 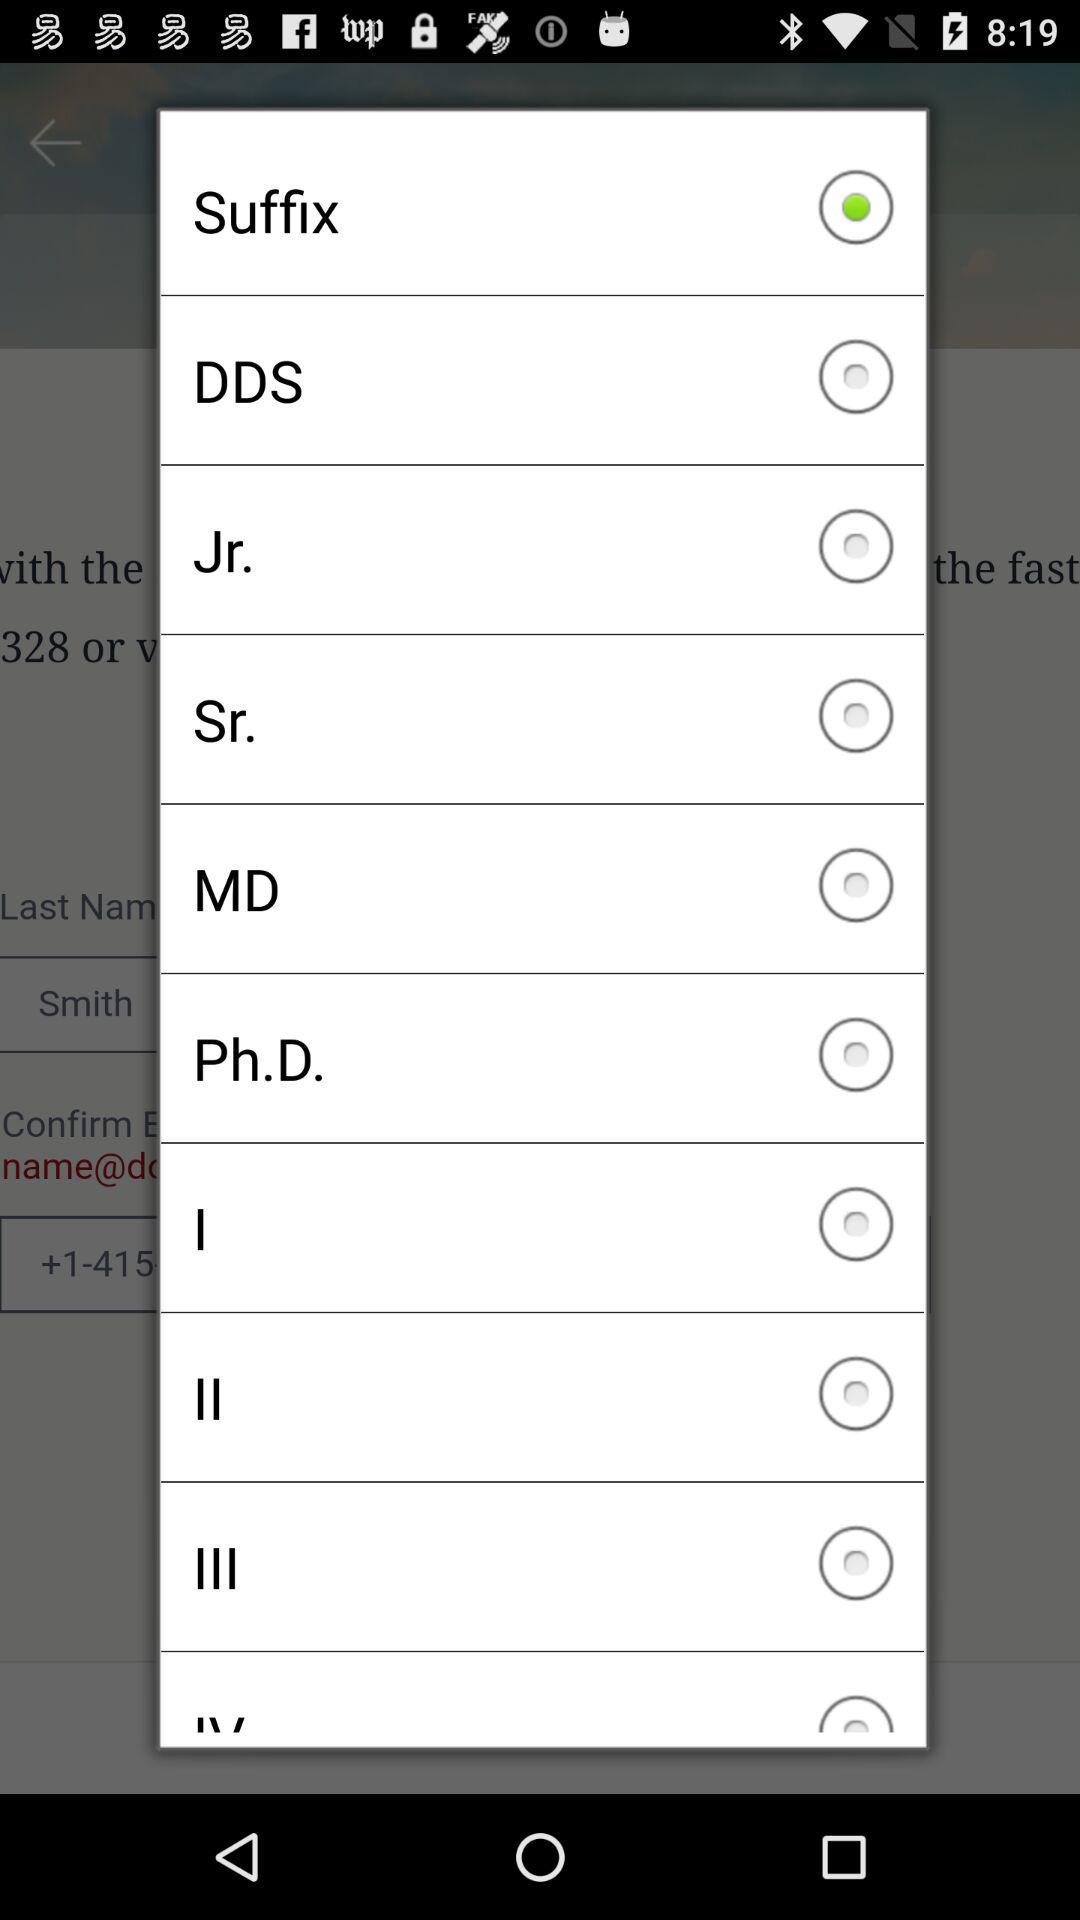 I want to click on the checkbox below iii icon, so click(x=542, y=1691).